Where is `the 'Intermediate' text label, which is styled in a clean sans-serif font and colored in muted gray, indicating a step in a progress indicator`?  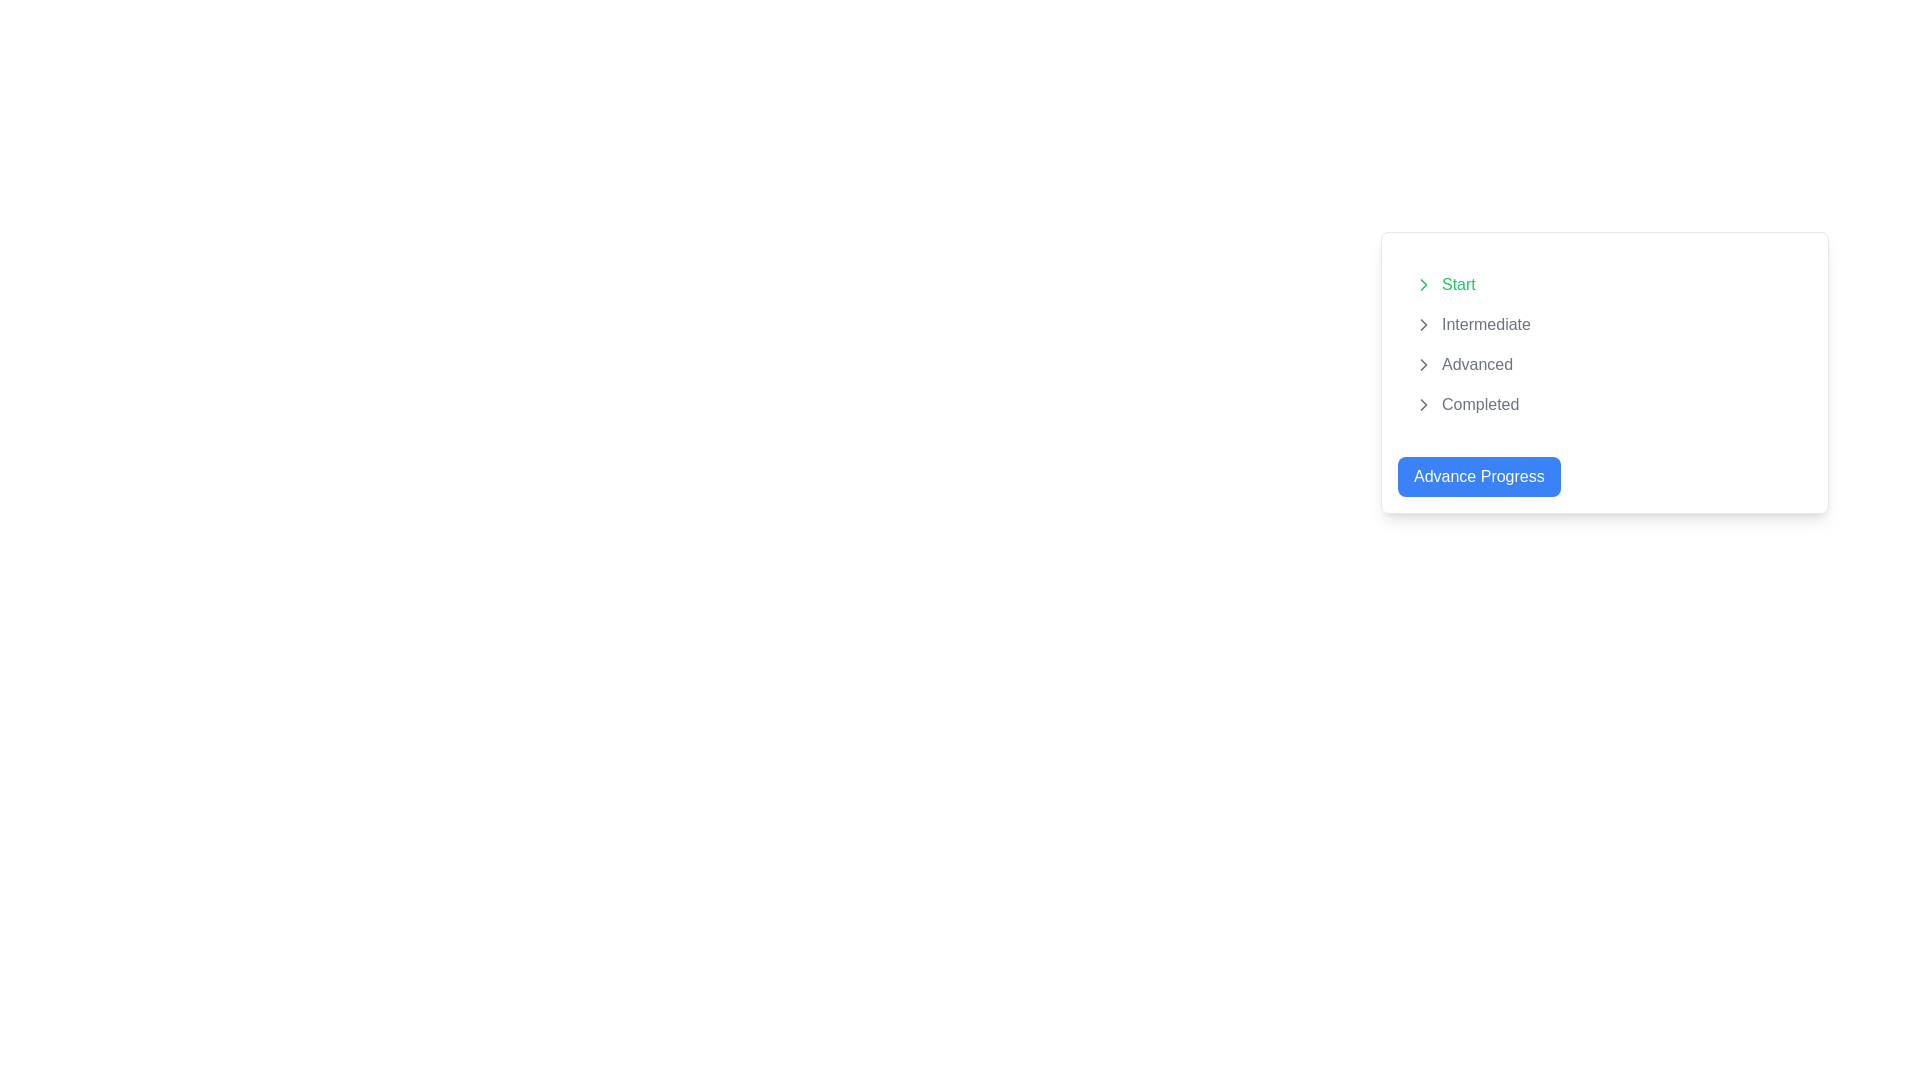 the 'Intermediate' text label, which is styled in a clean sans-serif font and colored in muted gray, indicating a step in a progress indicator is located at coordinates (1486, 323).